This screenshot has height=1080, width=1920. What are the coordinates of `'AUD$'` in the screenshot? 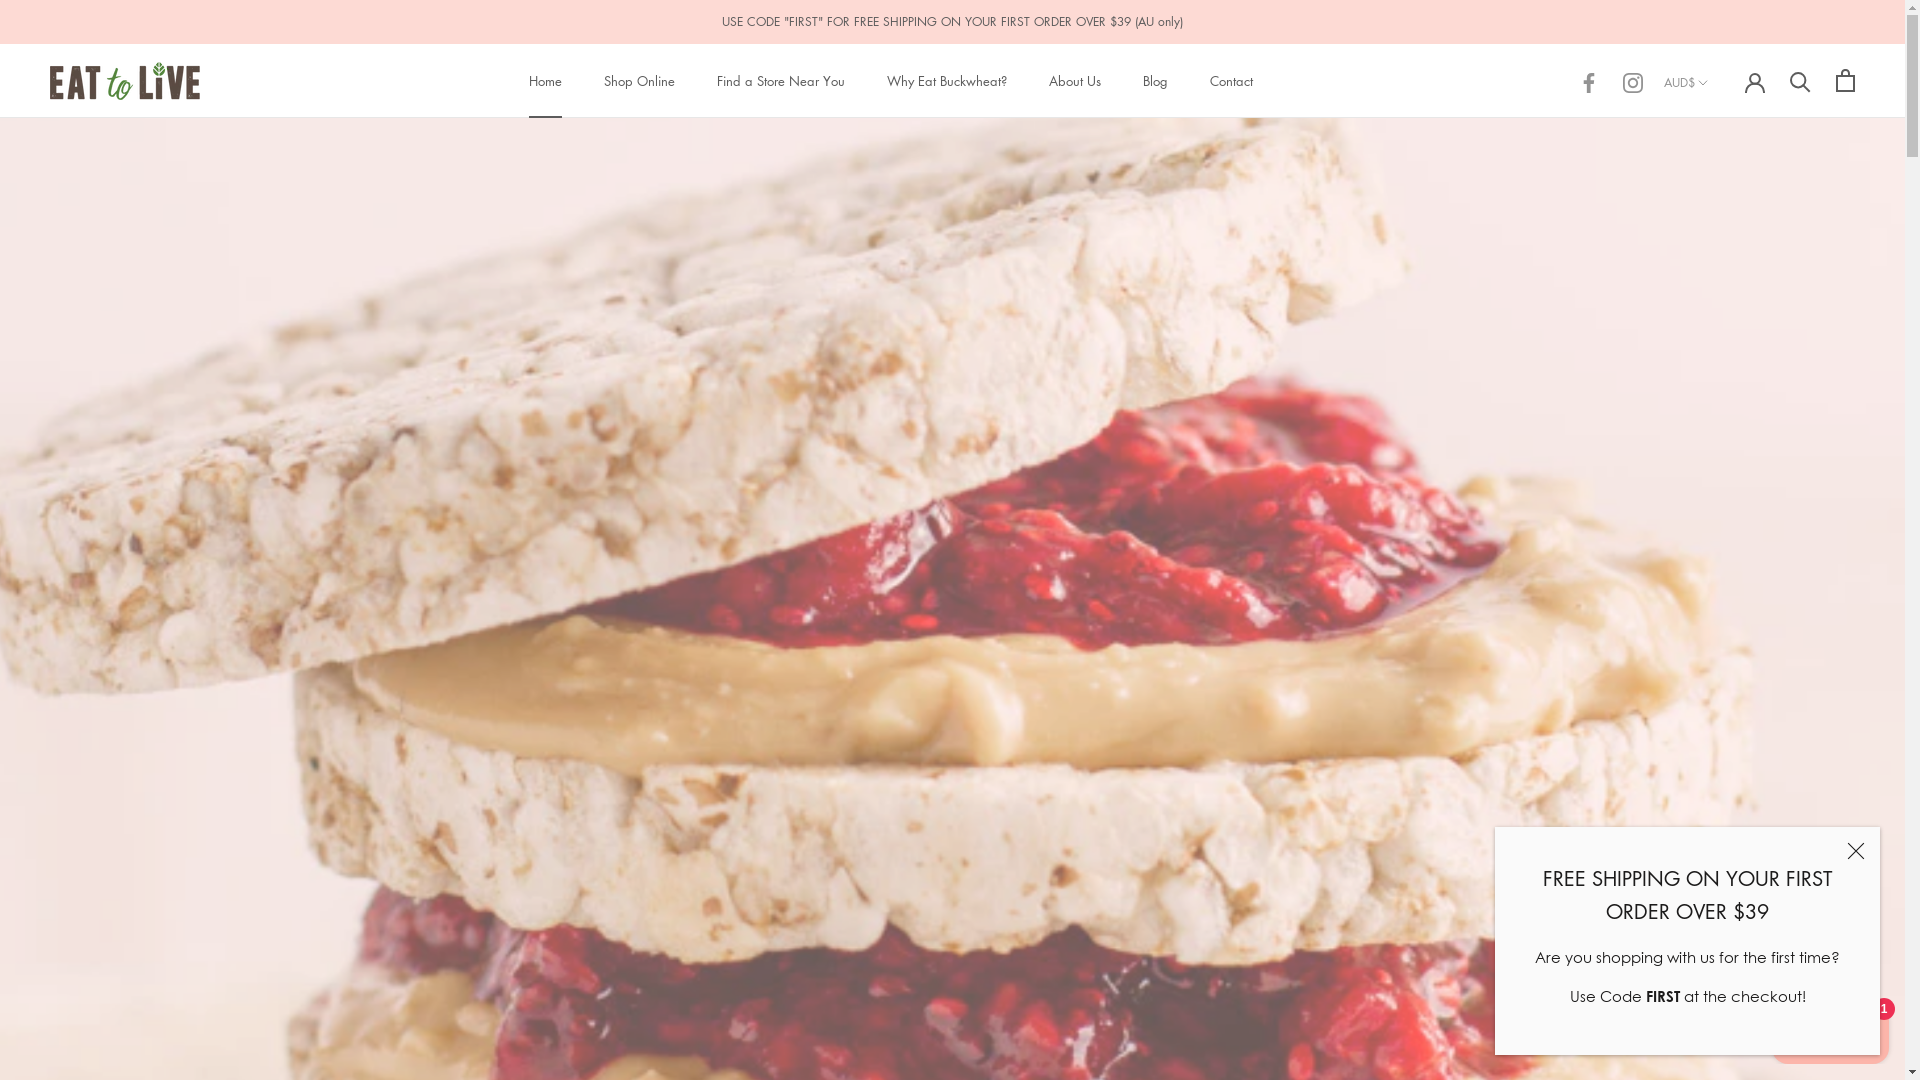 It's located at (1687, 82).